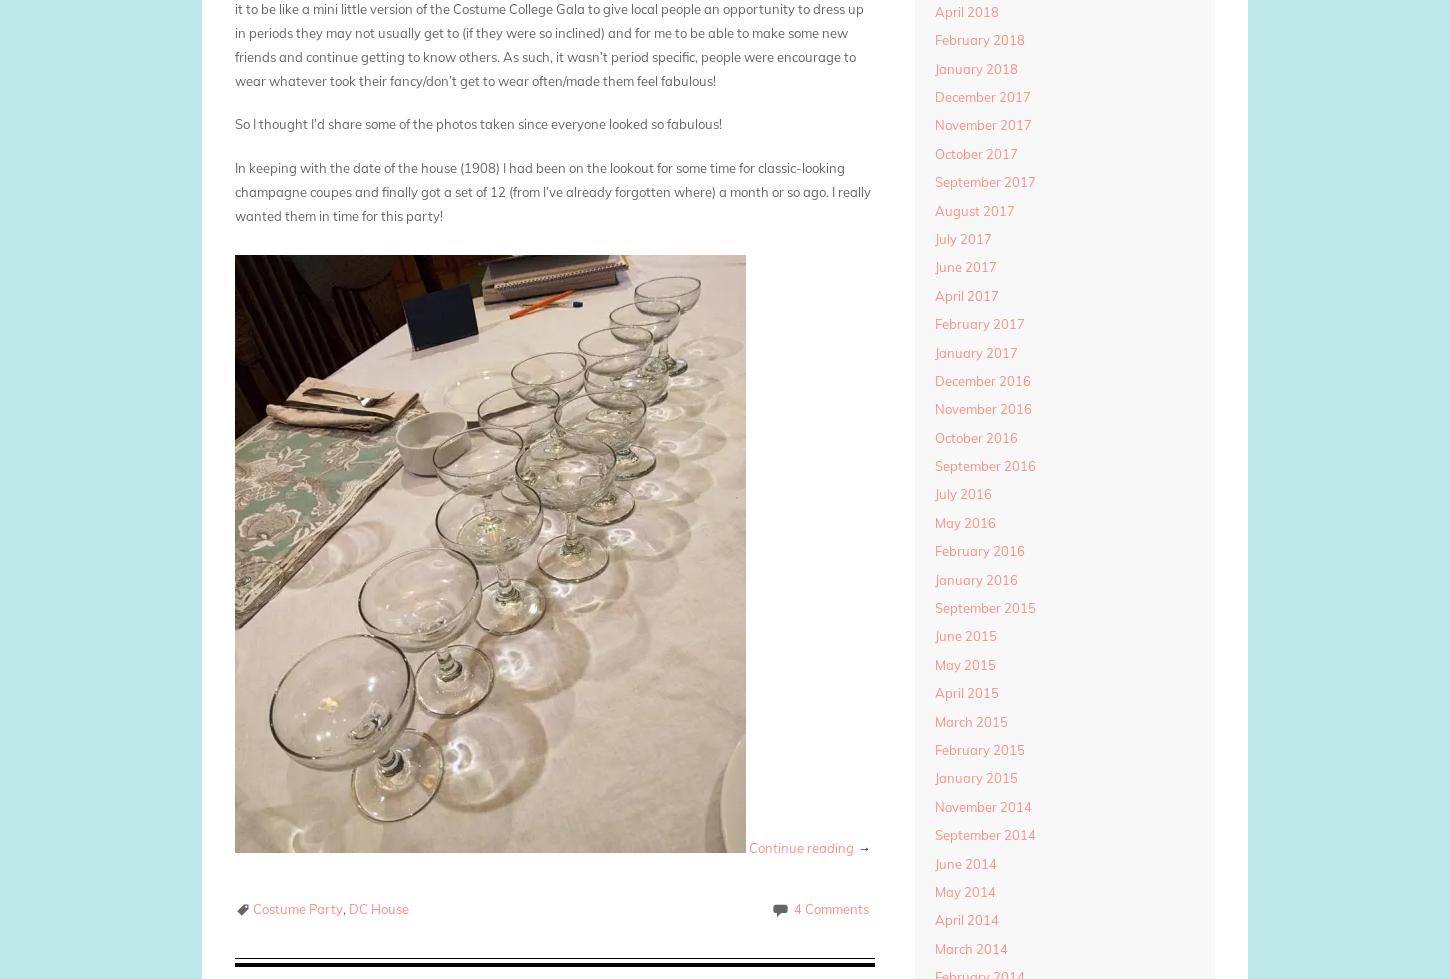 The height and width of the screenshot is (979, 1450). What do you see at coordinates (975, 153) in the screenshot?
I see `'October 2017'` at bounding box center [975, 153].